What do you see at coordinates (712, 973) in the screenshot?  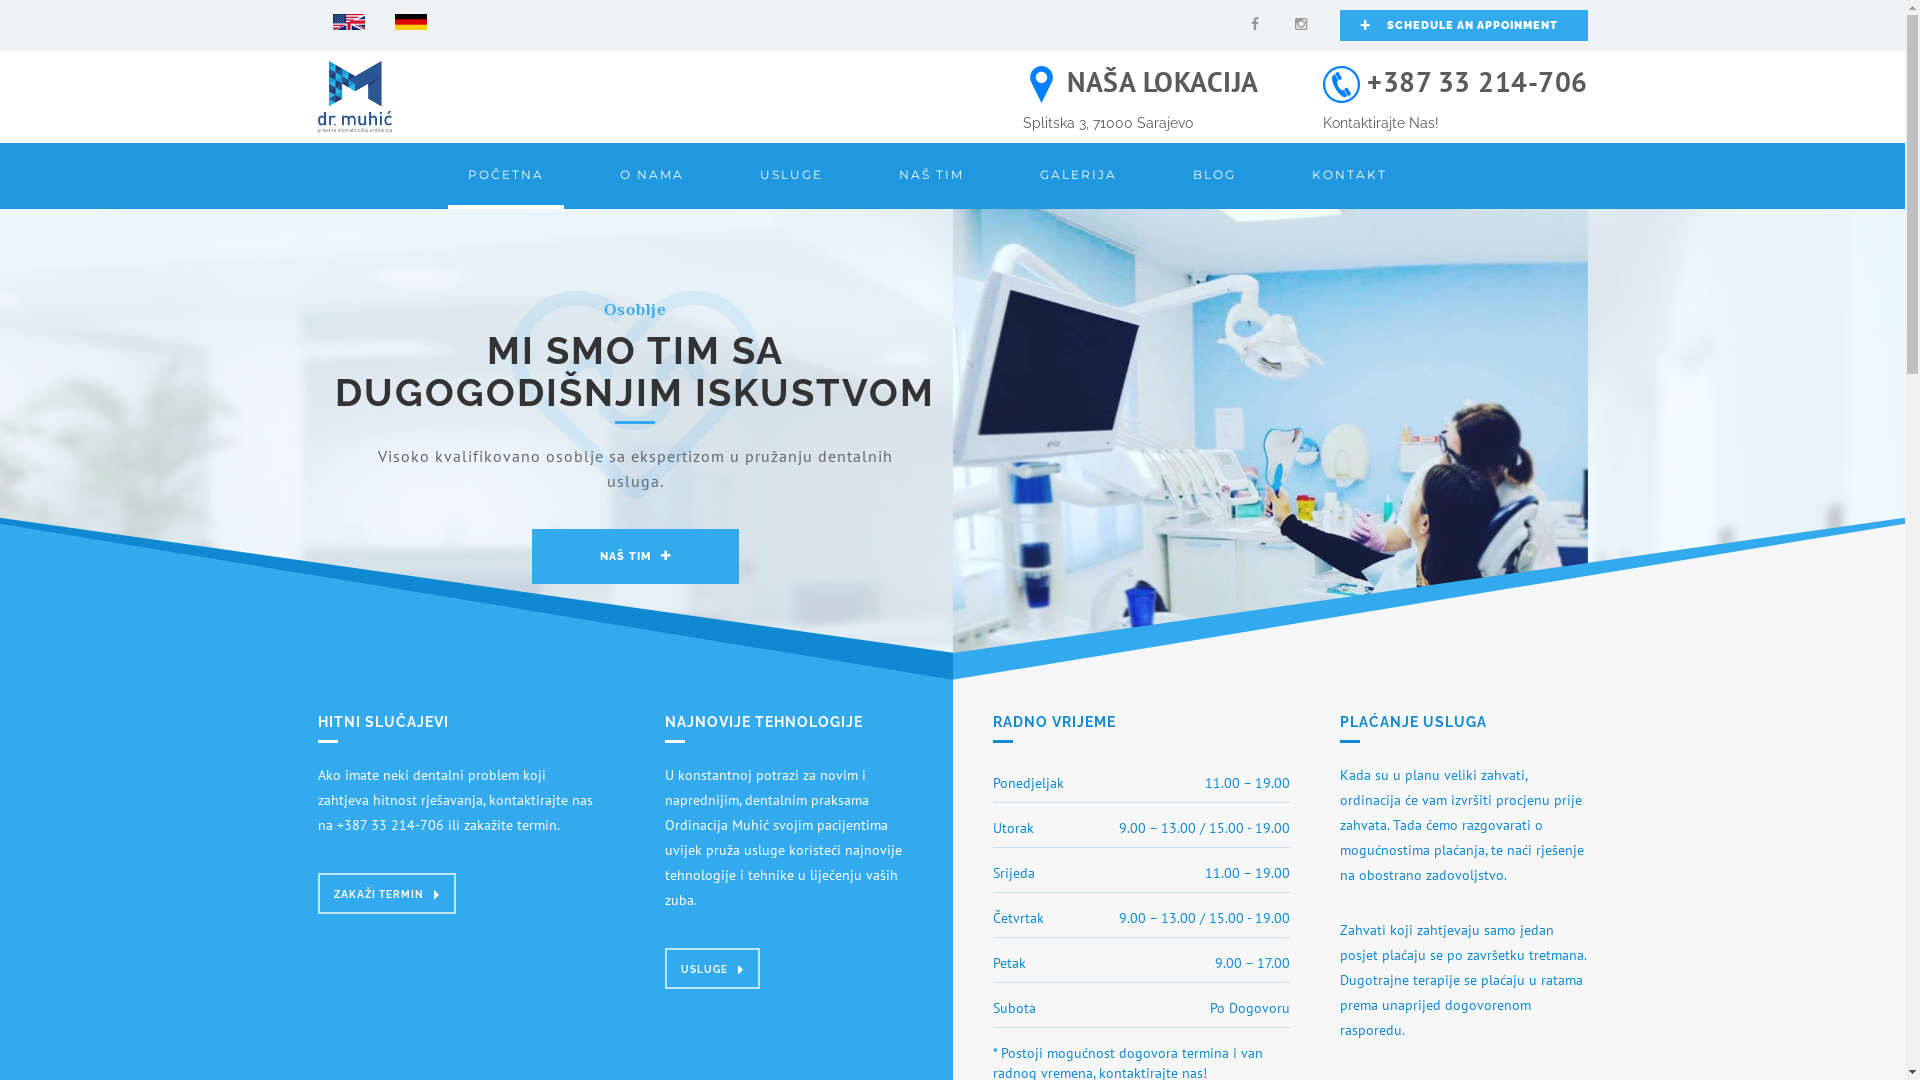 I see `'USLUGE'` at bounding box center [712, 973].